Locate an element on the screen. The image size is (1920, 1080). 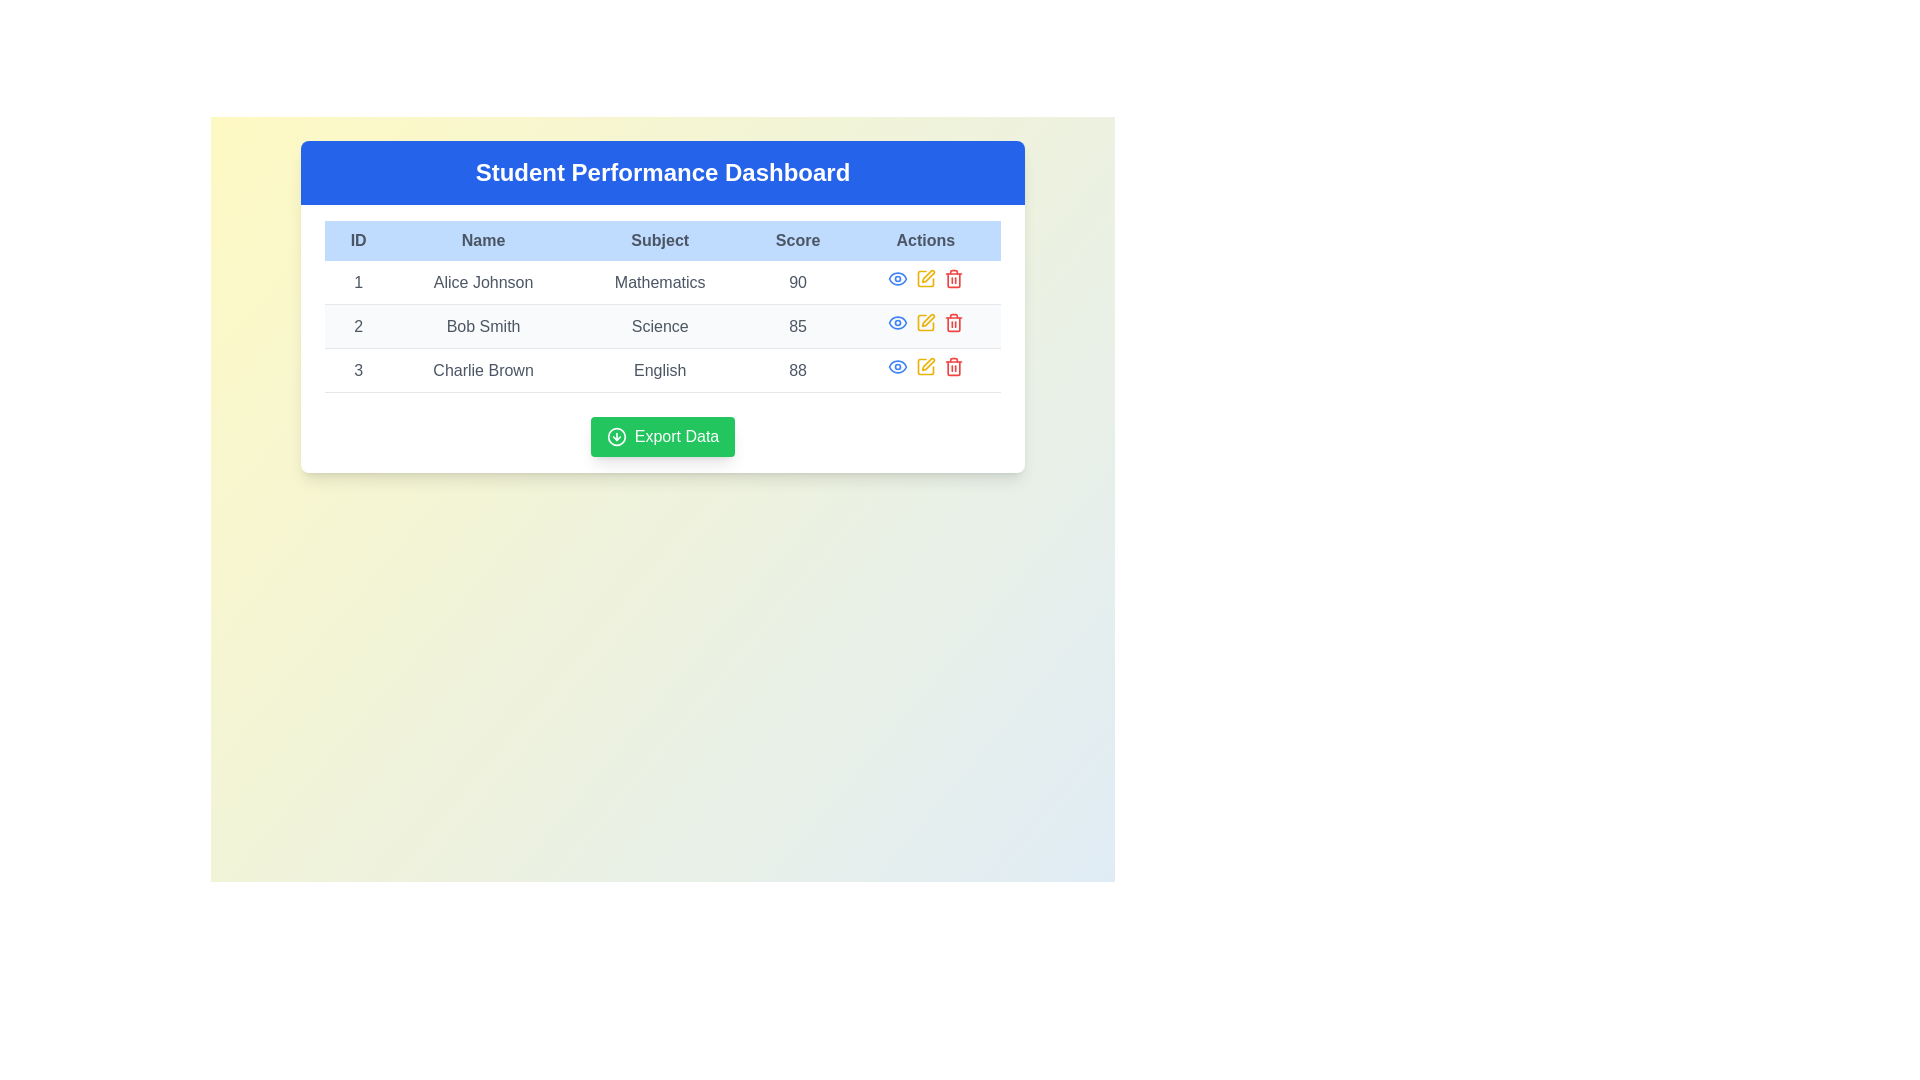
the delete button located in the fifth column of the Actions row, third row, which is used to delete the associated English record is located at coordinates (952, 366).